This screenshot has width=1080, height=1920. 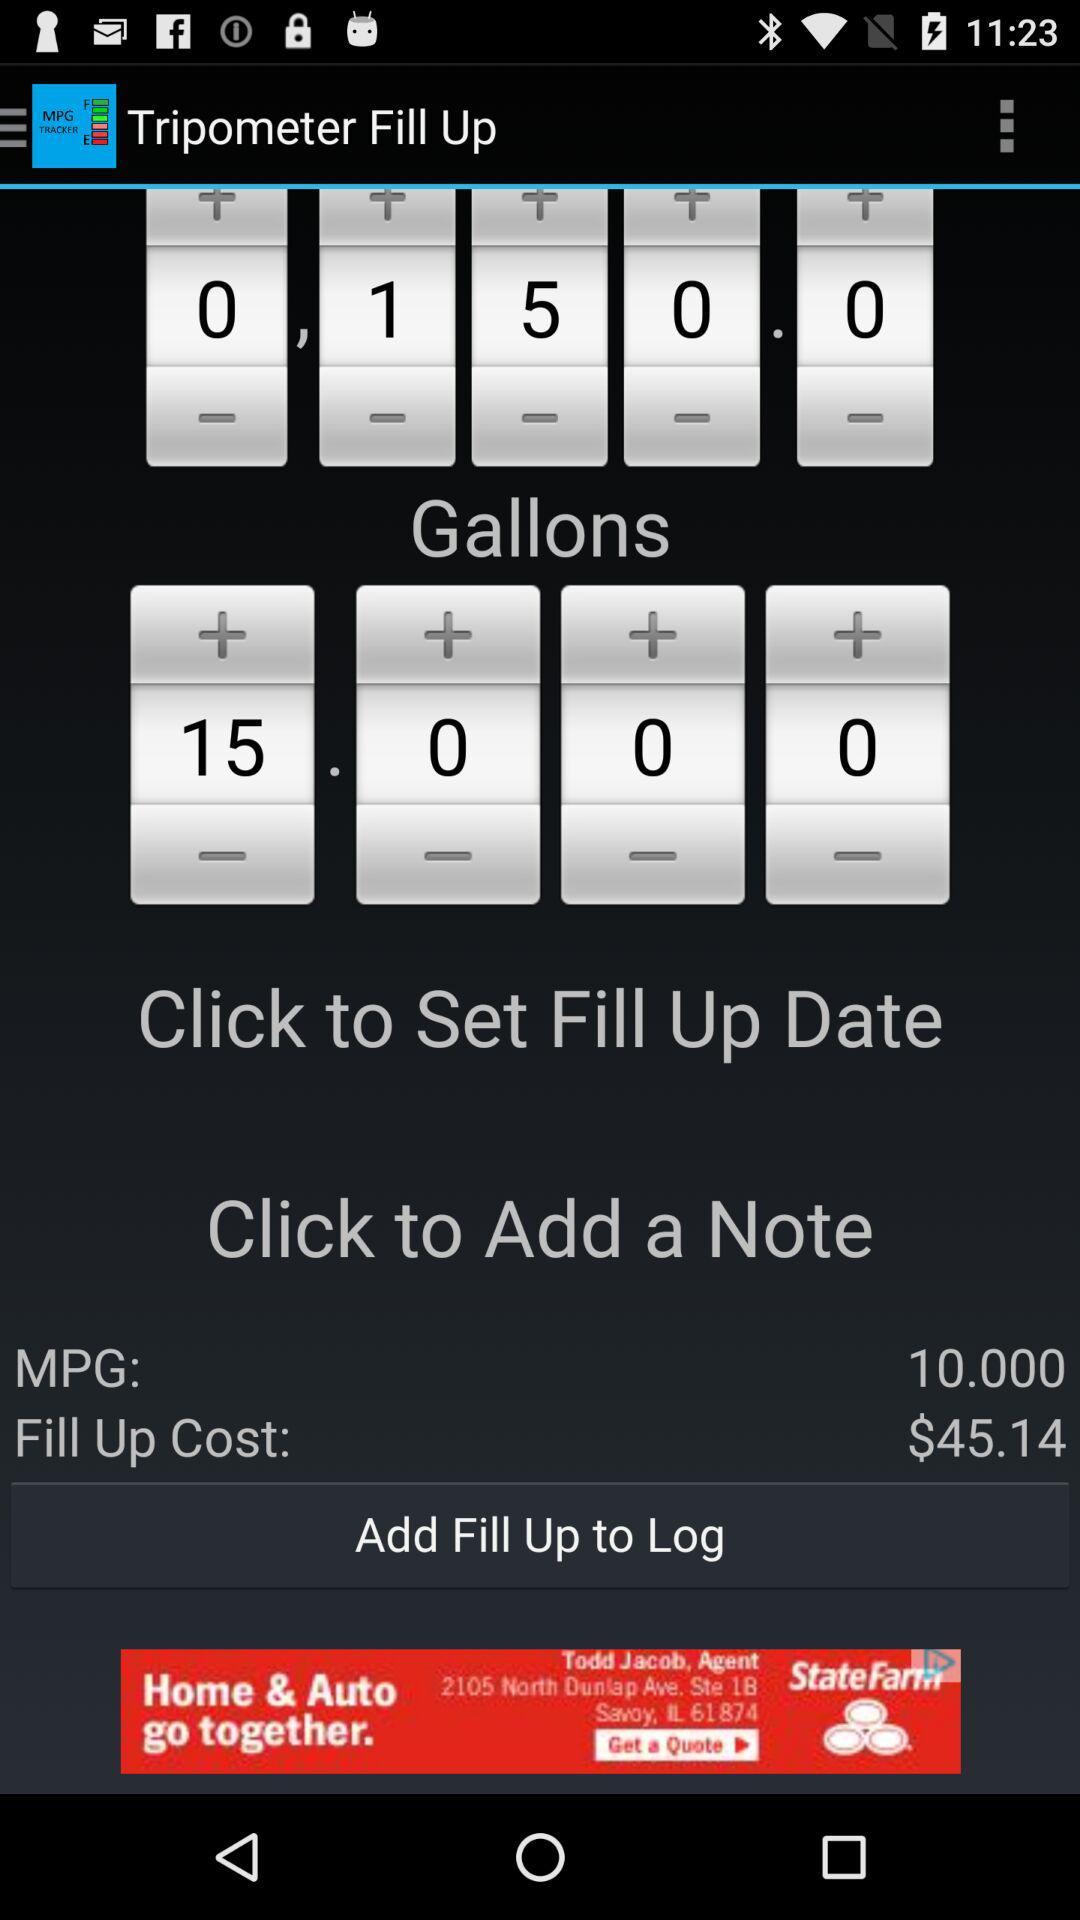 What do you see at coordinates (856, 629) in the screenshot?
I see `increase the number` at bounding box center [856, 629].